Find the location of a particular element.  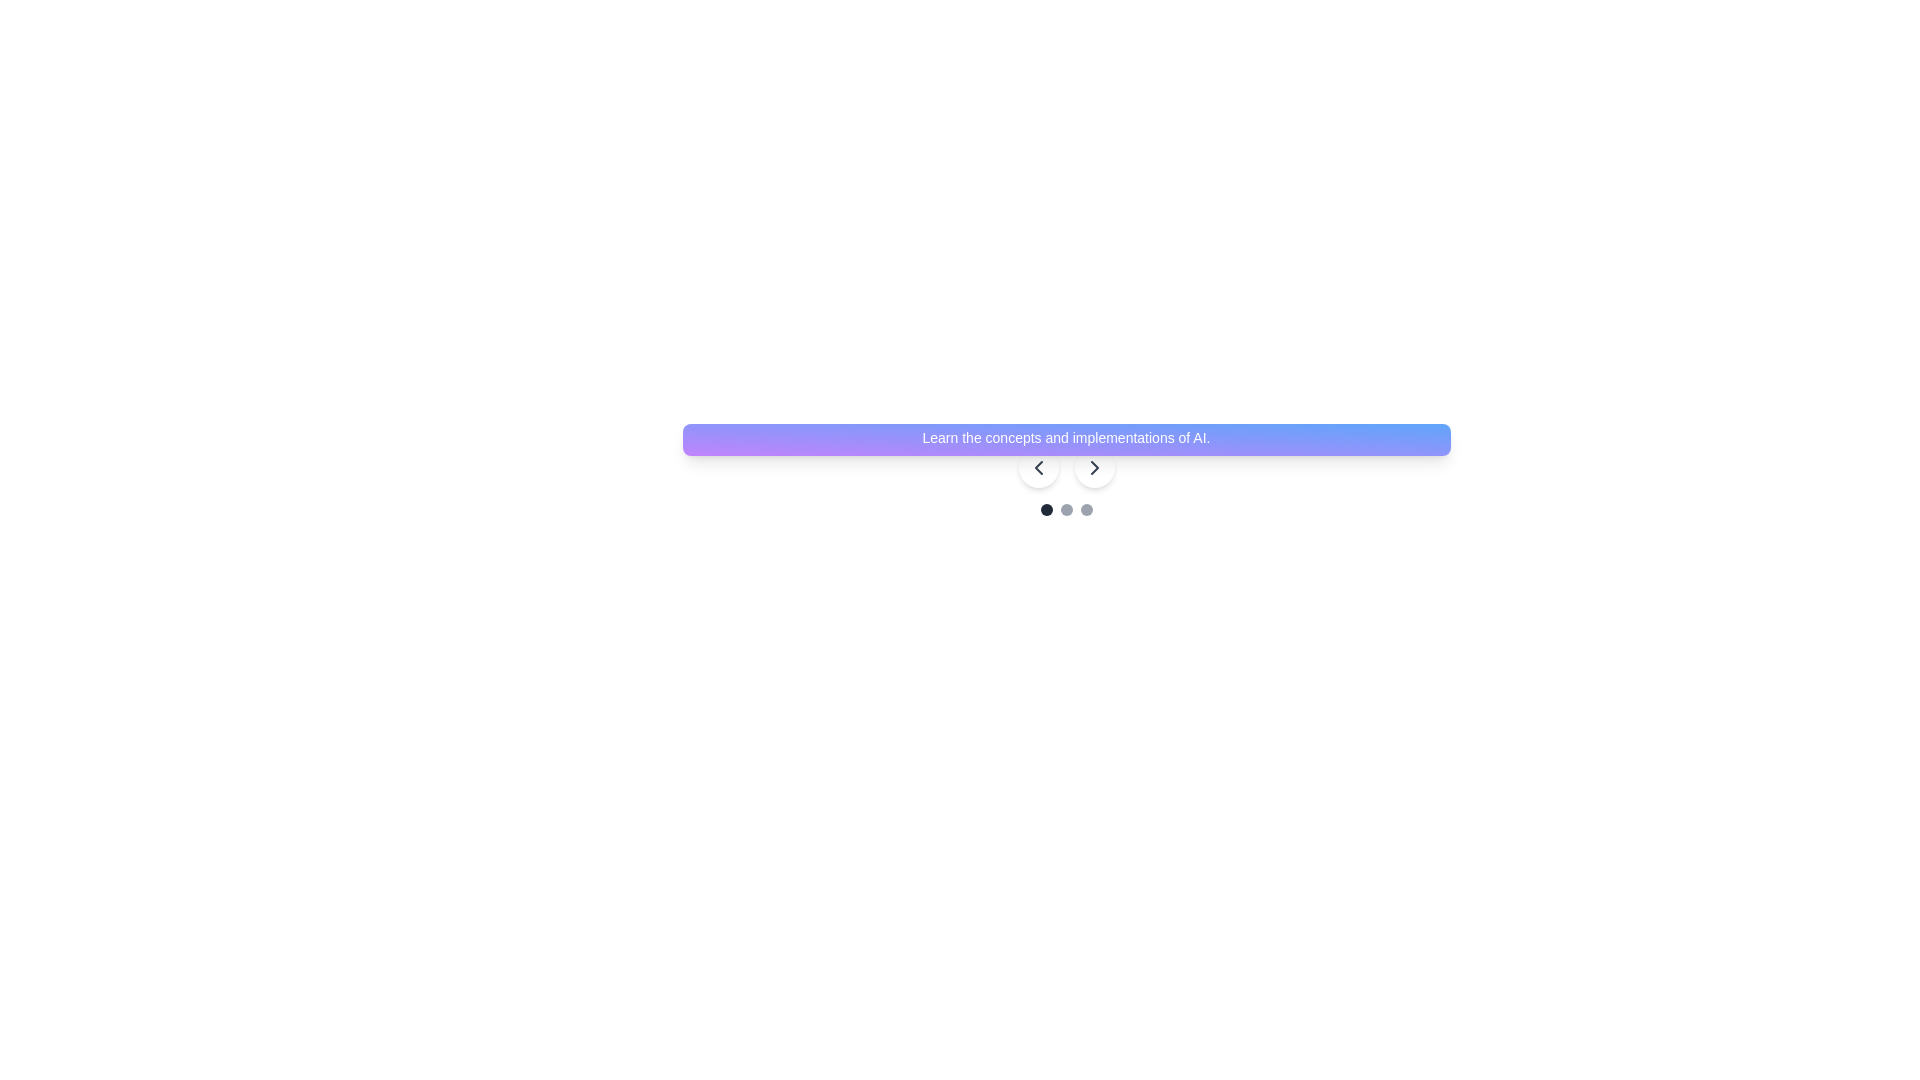

the left-facing chevron icon, which is displayed in a gray color within a circular white button, positioned centrally below the text 'Learn the concepts and implementations of AI.' is located at coordinates (1038, 467).